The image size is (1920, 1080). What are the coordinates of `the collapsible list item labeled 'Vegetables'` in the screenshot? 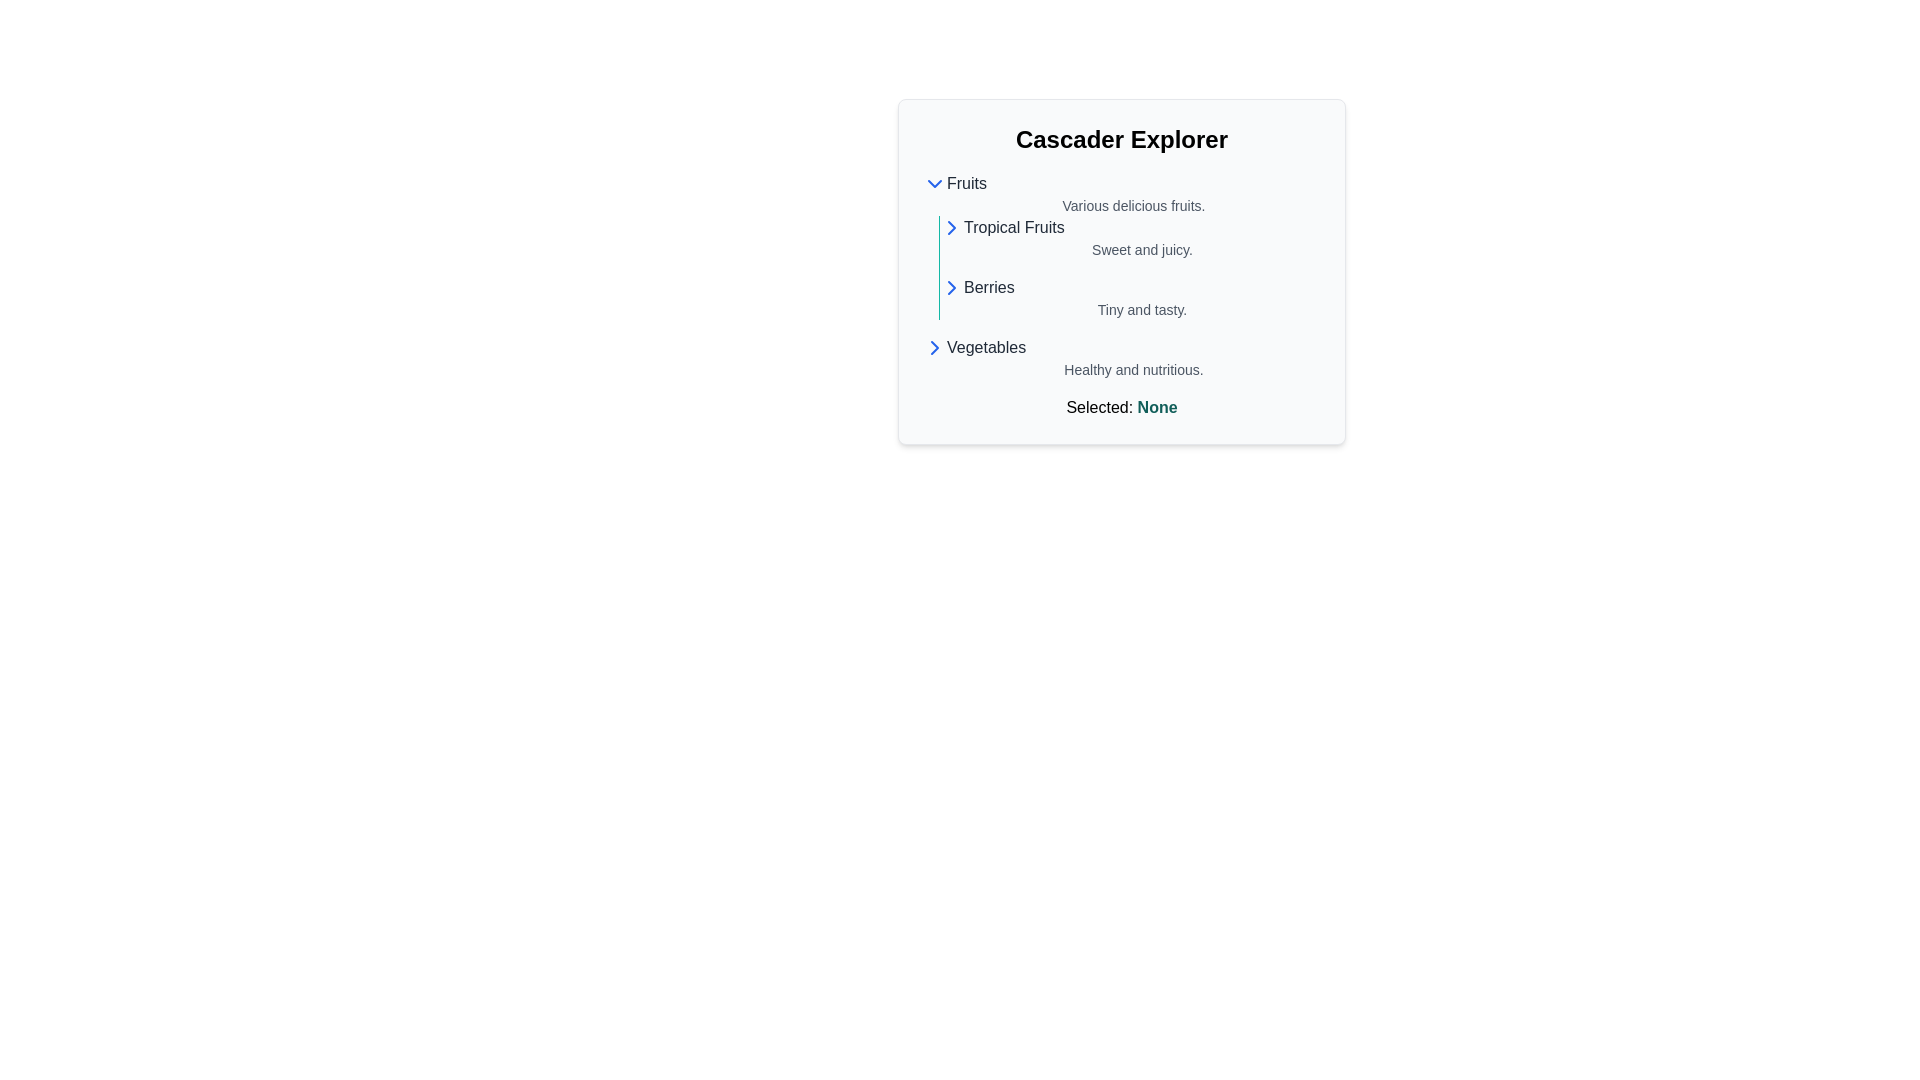 It's located at (1122, 346).